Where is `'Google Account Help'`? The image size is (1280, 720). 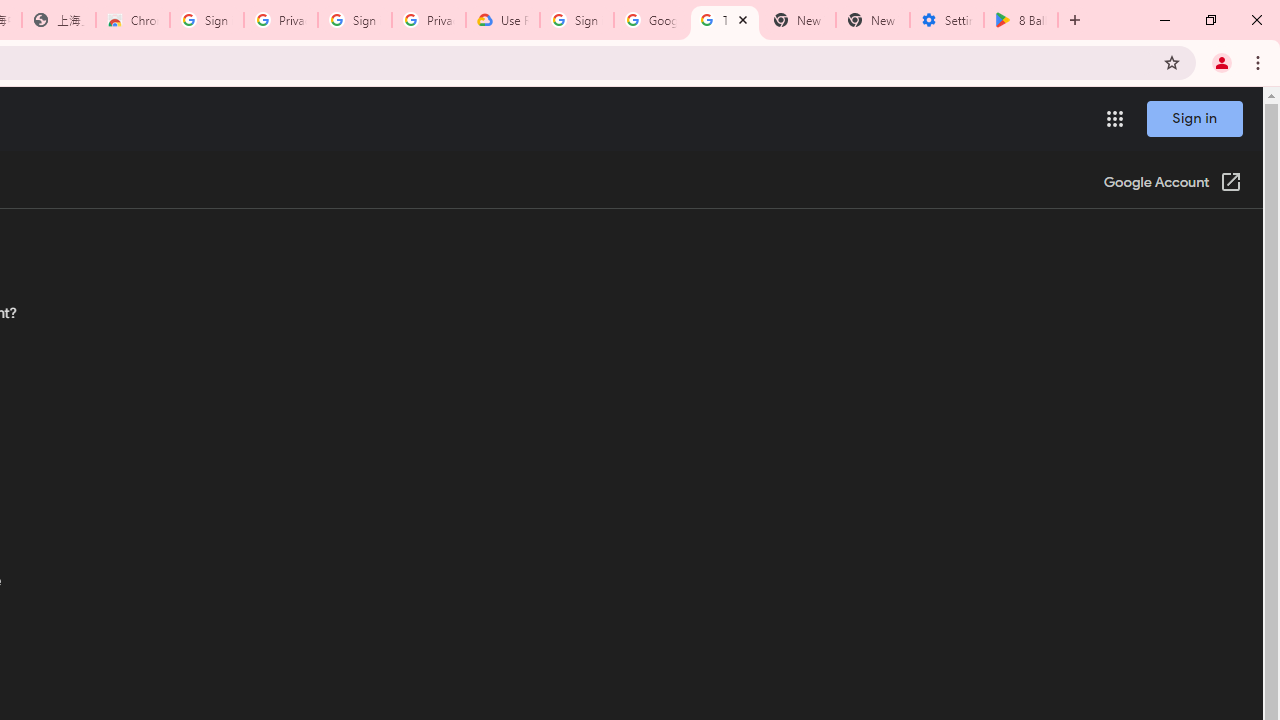 'Google Account Help' is located at coordinates (651, 20).